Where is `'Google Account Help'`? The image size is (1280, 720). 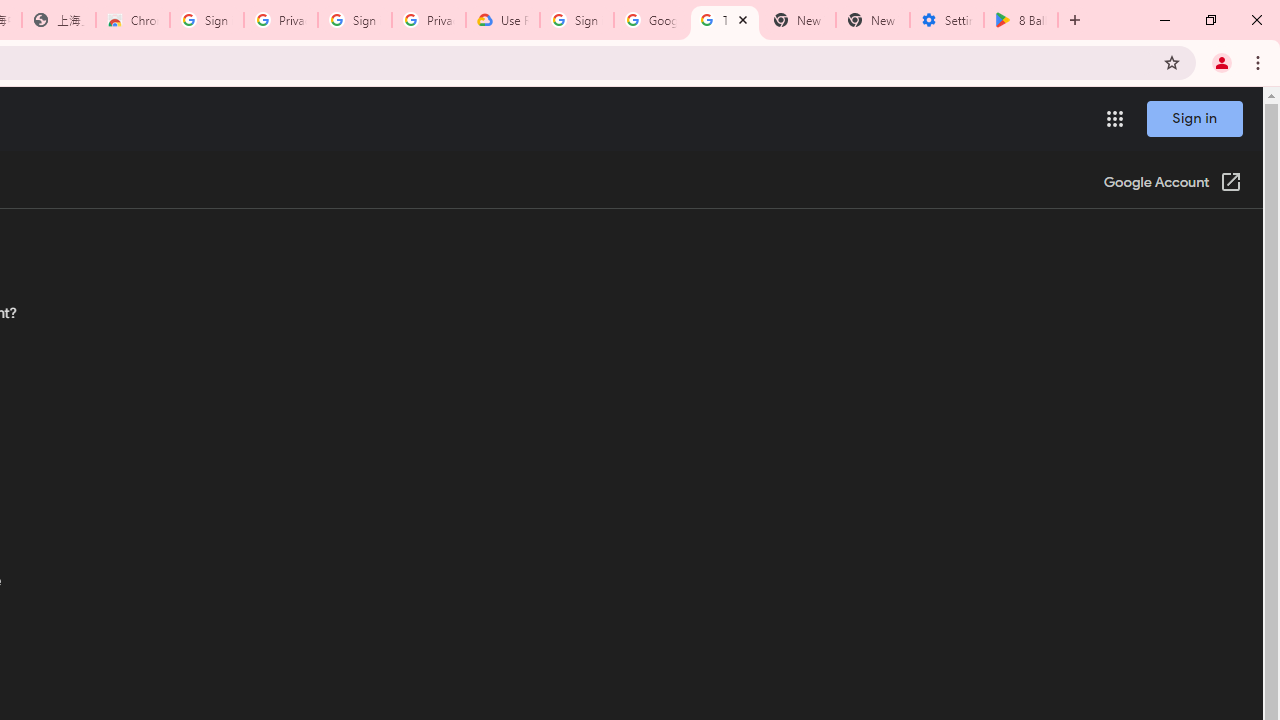 'Google Account Help' is located at coordinates (651, 20).